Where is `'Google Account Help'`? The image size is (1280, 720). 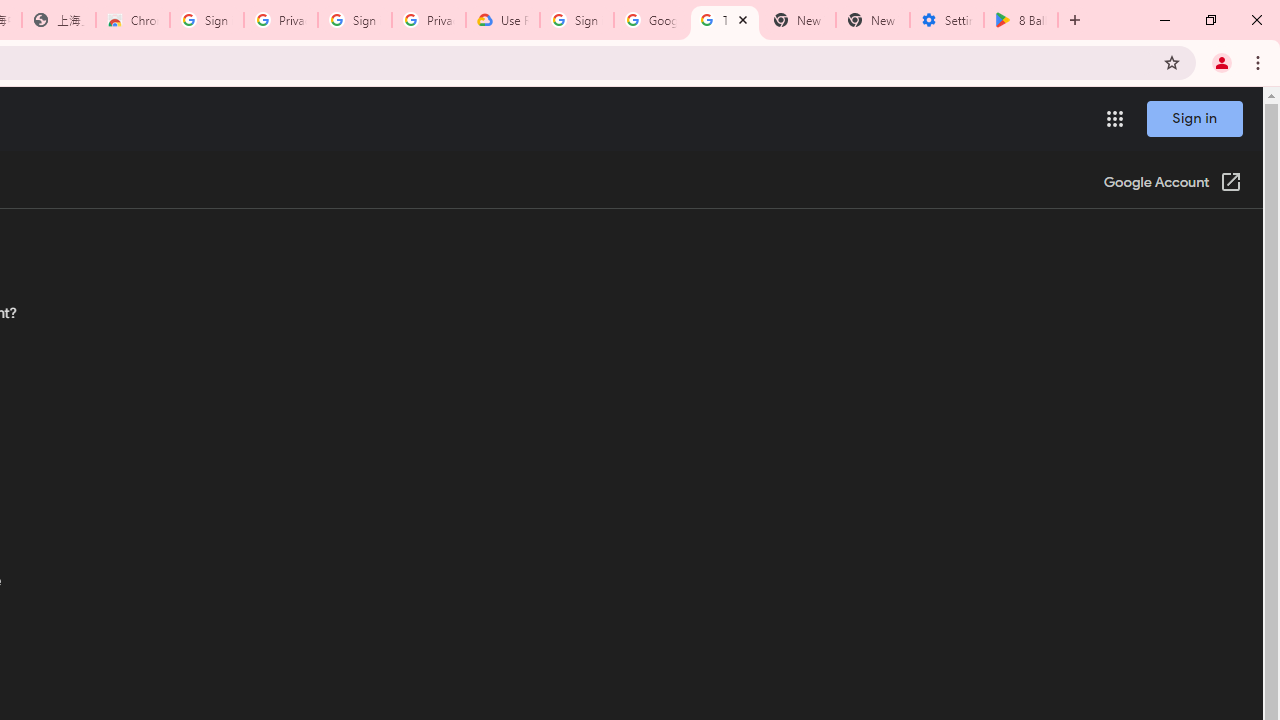 'Google Account Help' is located at coordinates (651, 20).